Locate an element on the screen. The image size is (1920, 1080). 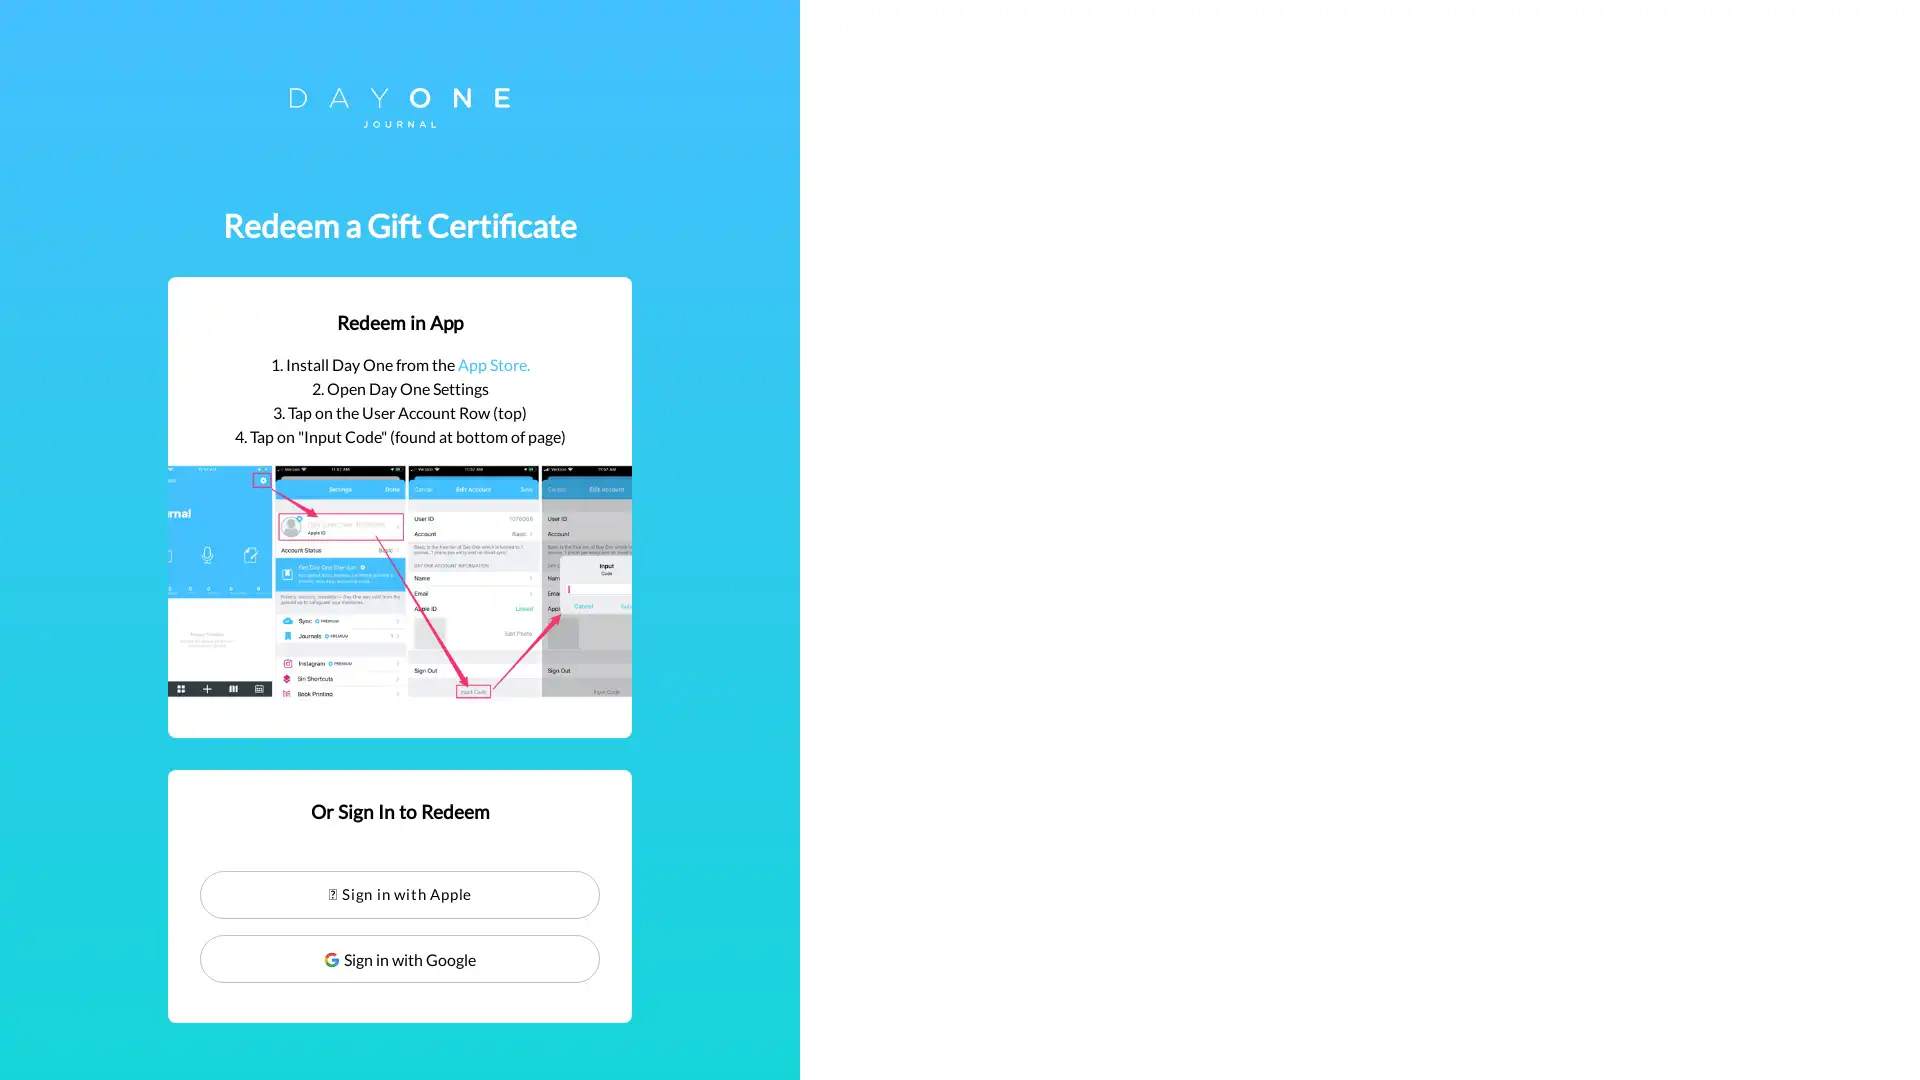
Sign in with Google is located at coordinates (960, 958).